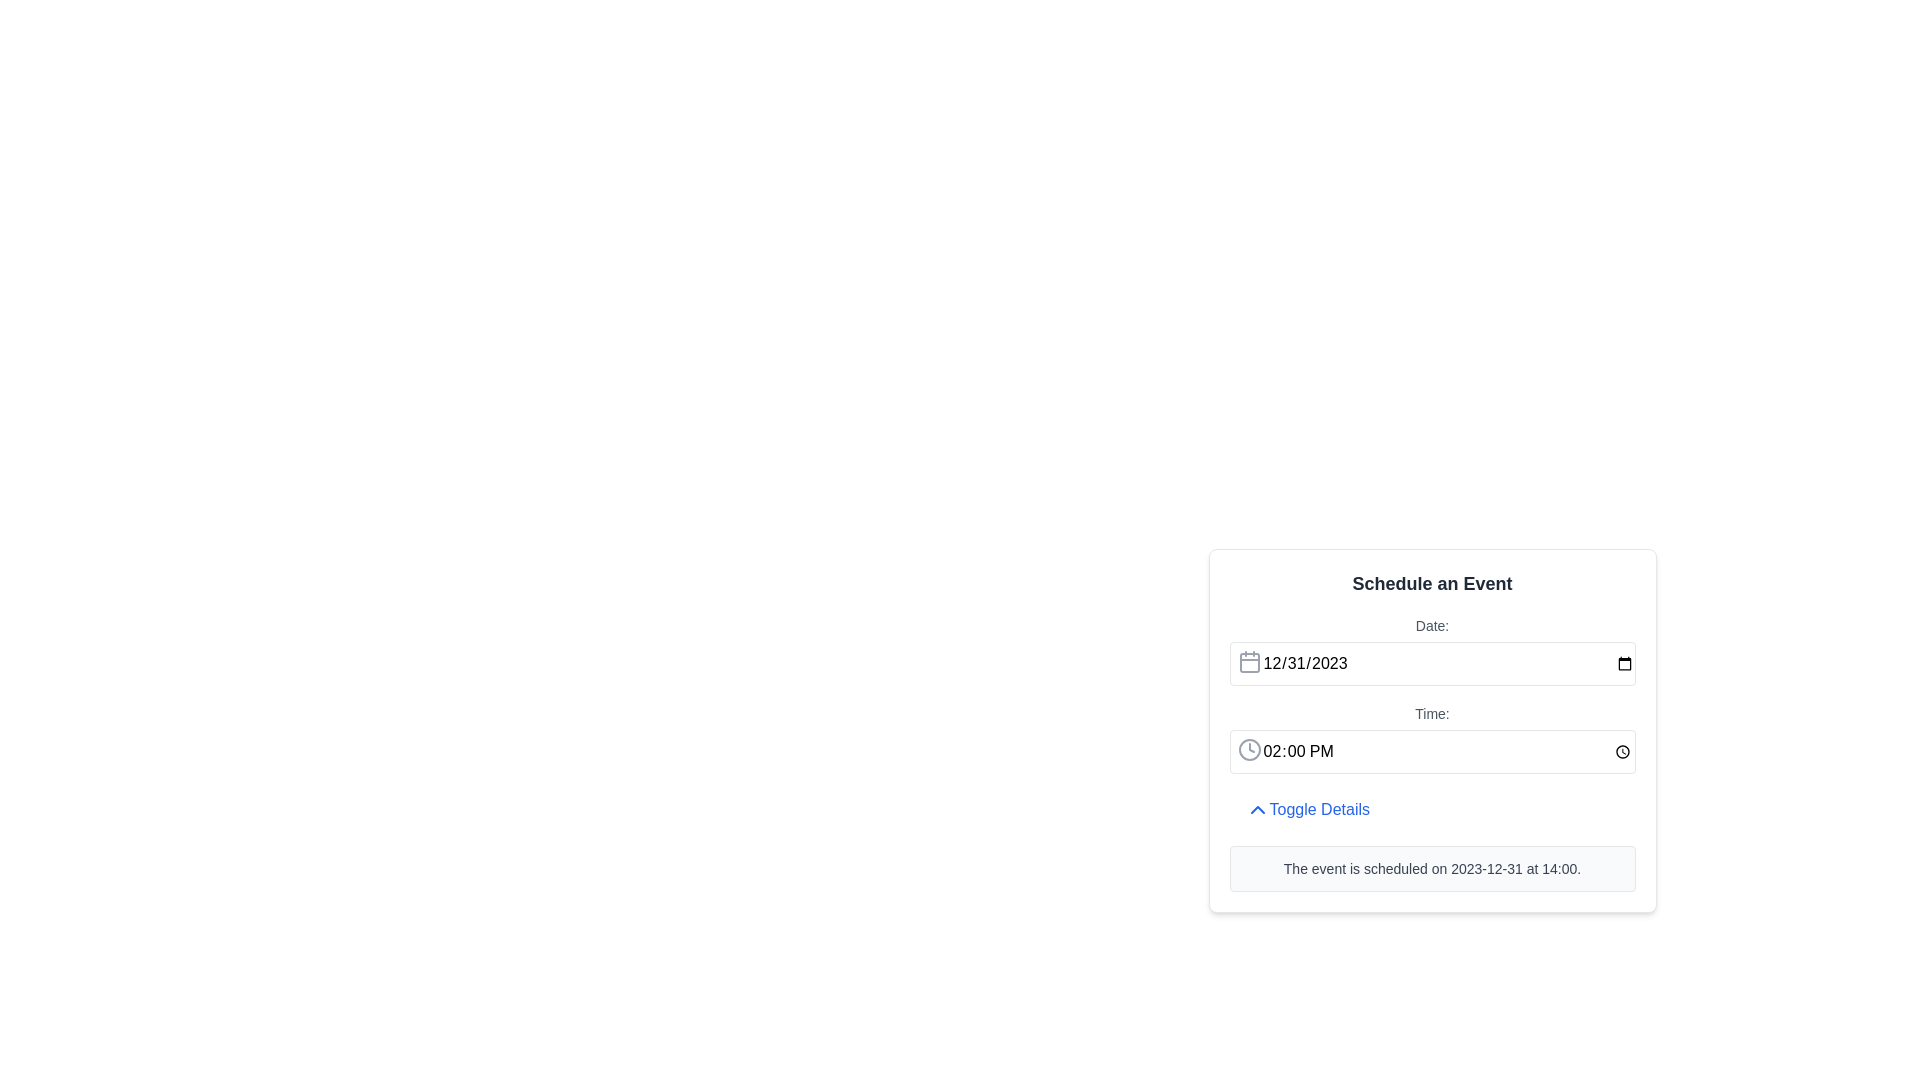 The height and width of the screenshot is (1080, 1920). Describe the element at coordinates (1248, 749) in the screenshot. I see `the clock icon located to the left of the displayed time value ('02:00 PM') within the time input field, which is styled with a gray outline on a white background` at that location.